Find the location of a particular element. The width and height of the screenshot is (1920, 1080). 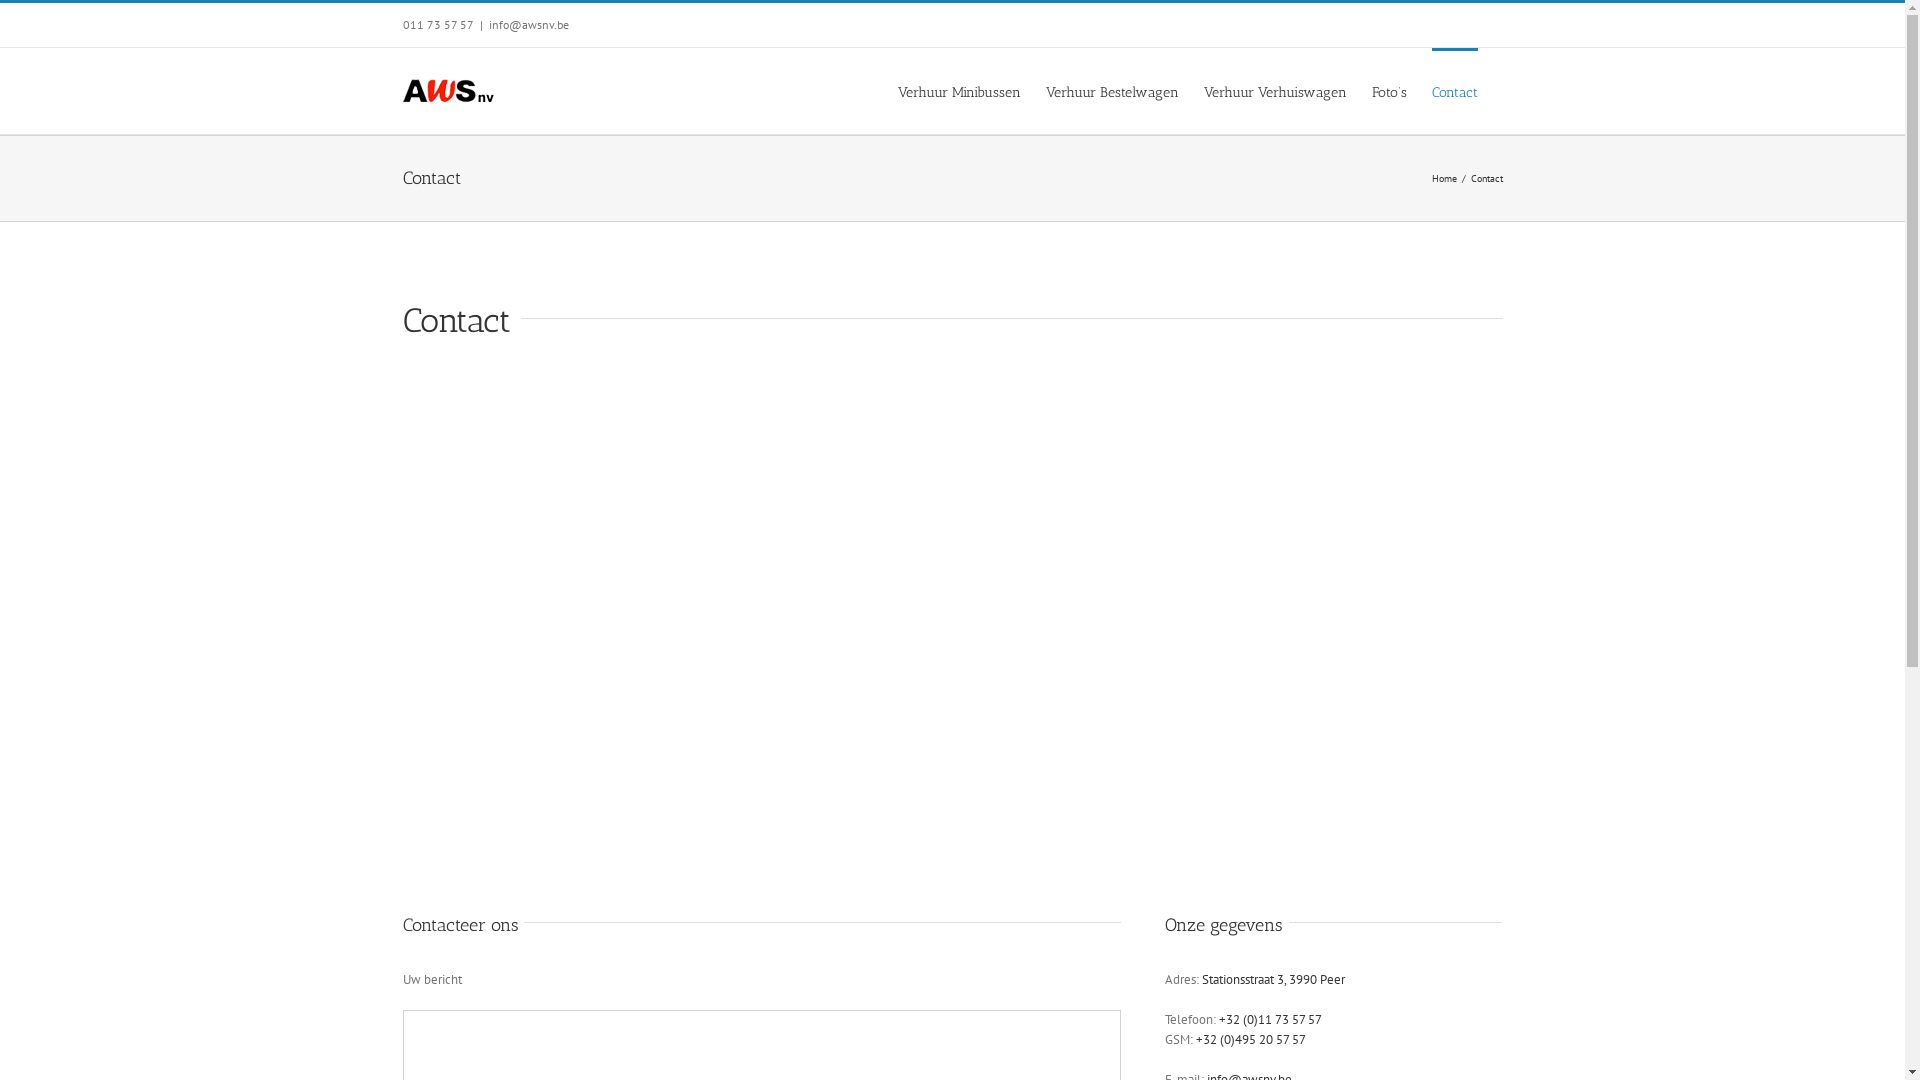

'Stationsstraat 3, 3990 Peer' is located at coordinates (1200, 978).